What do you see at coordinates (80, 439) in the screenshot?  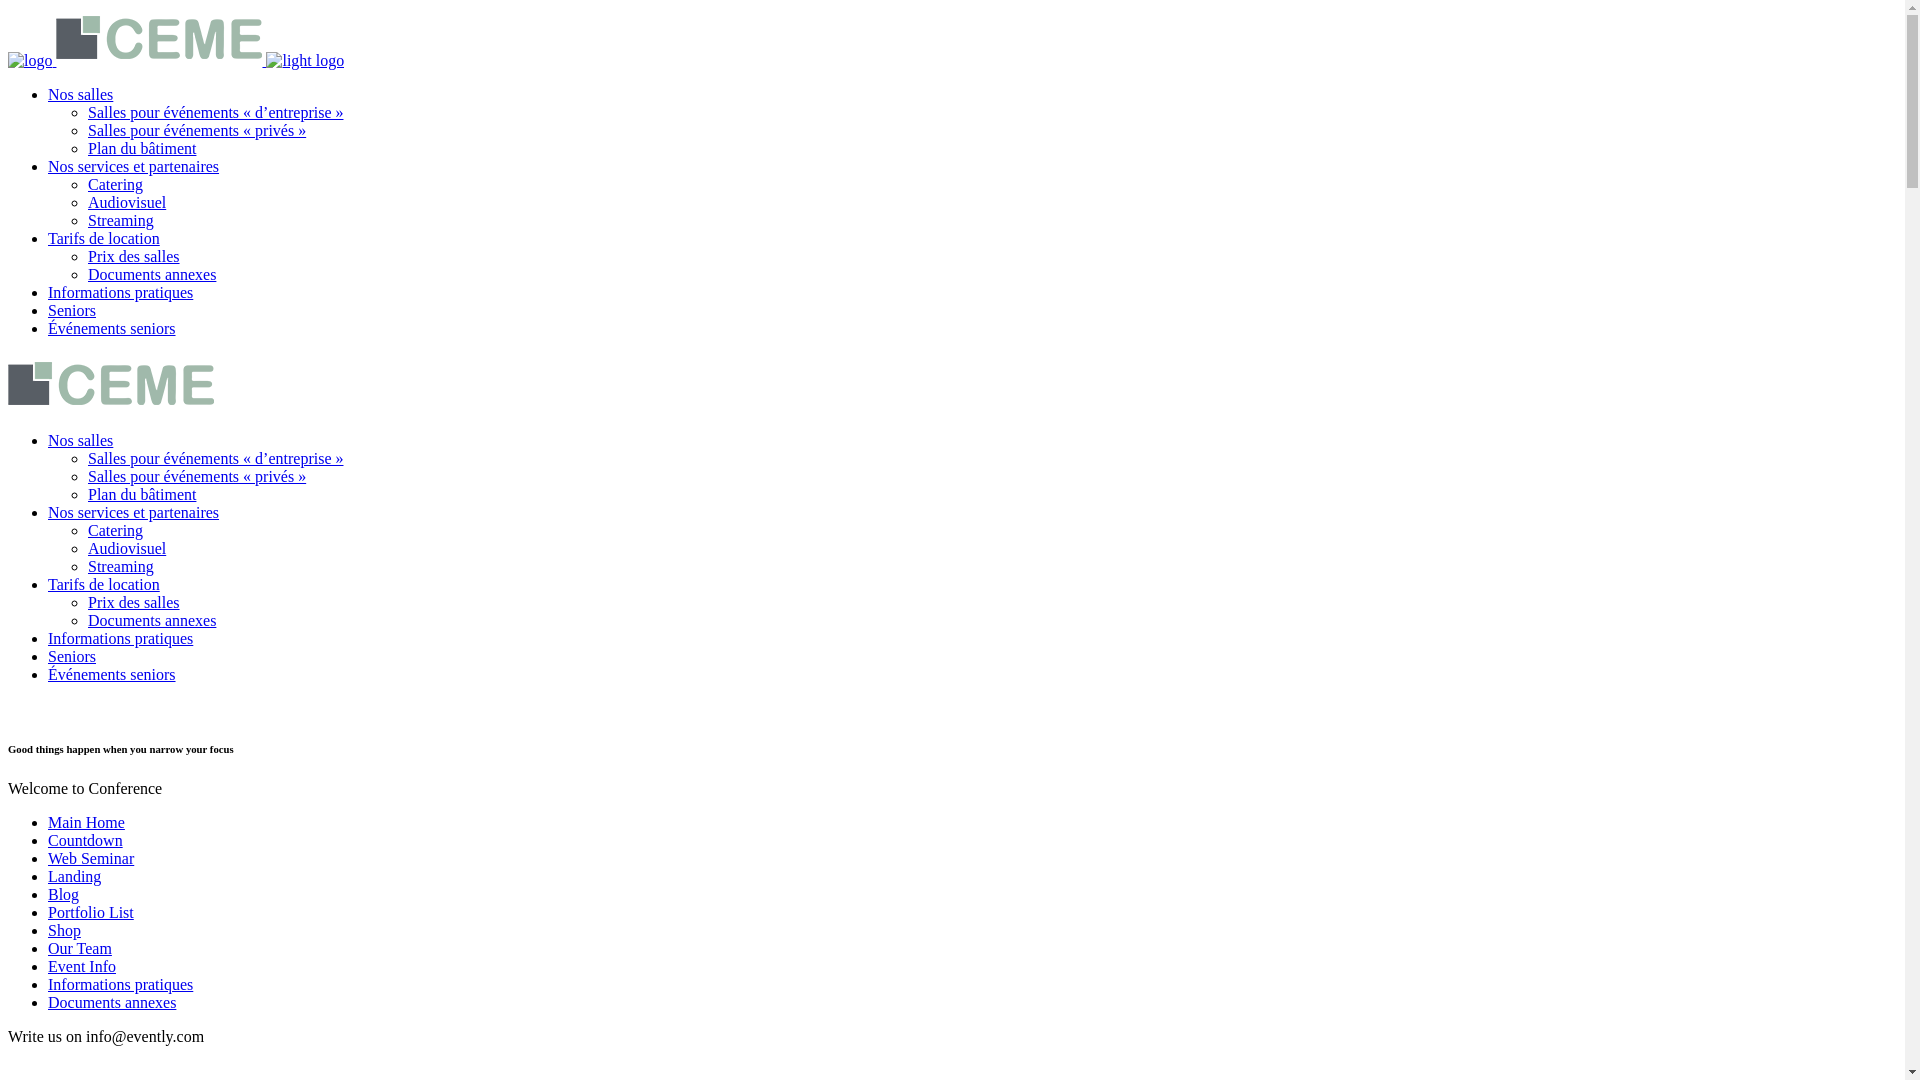 I see `'Nos salles'` at bounding box center [80, 439].